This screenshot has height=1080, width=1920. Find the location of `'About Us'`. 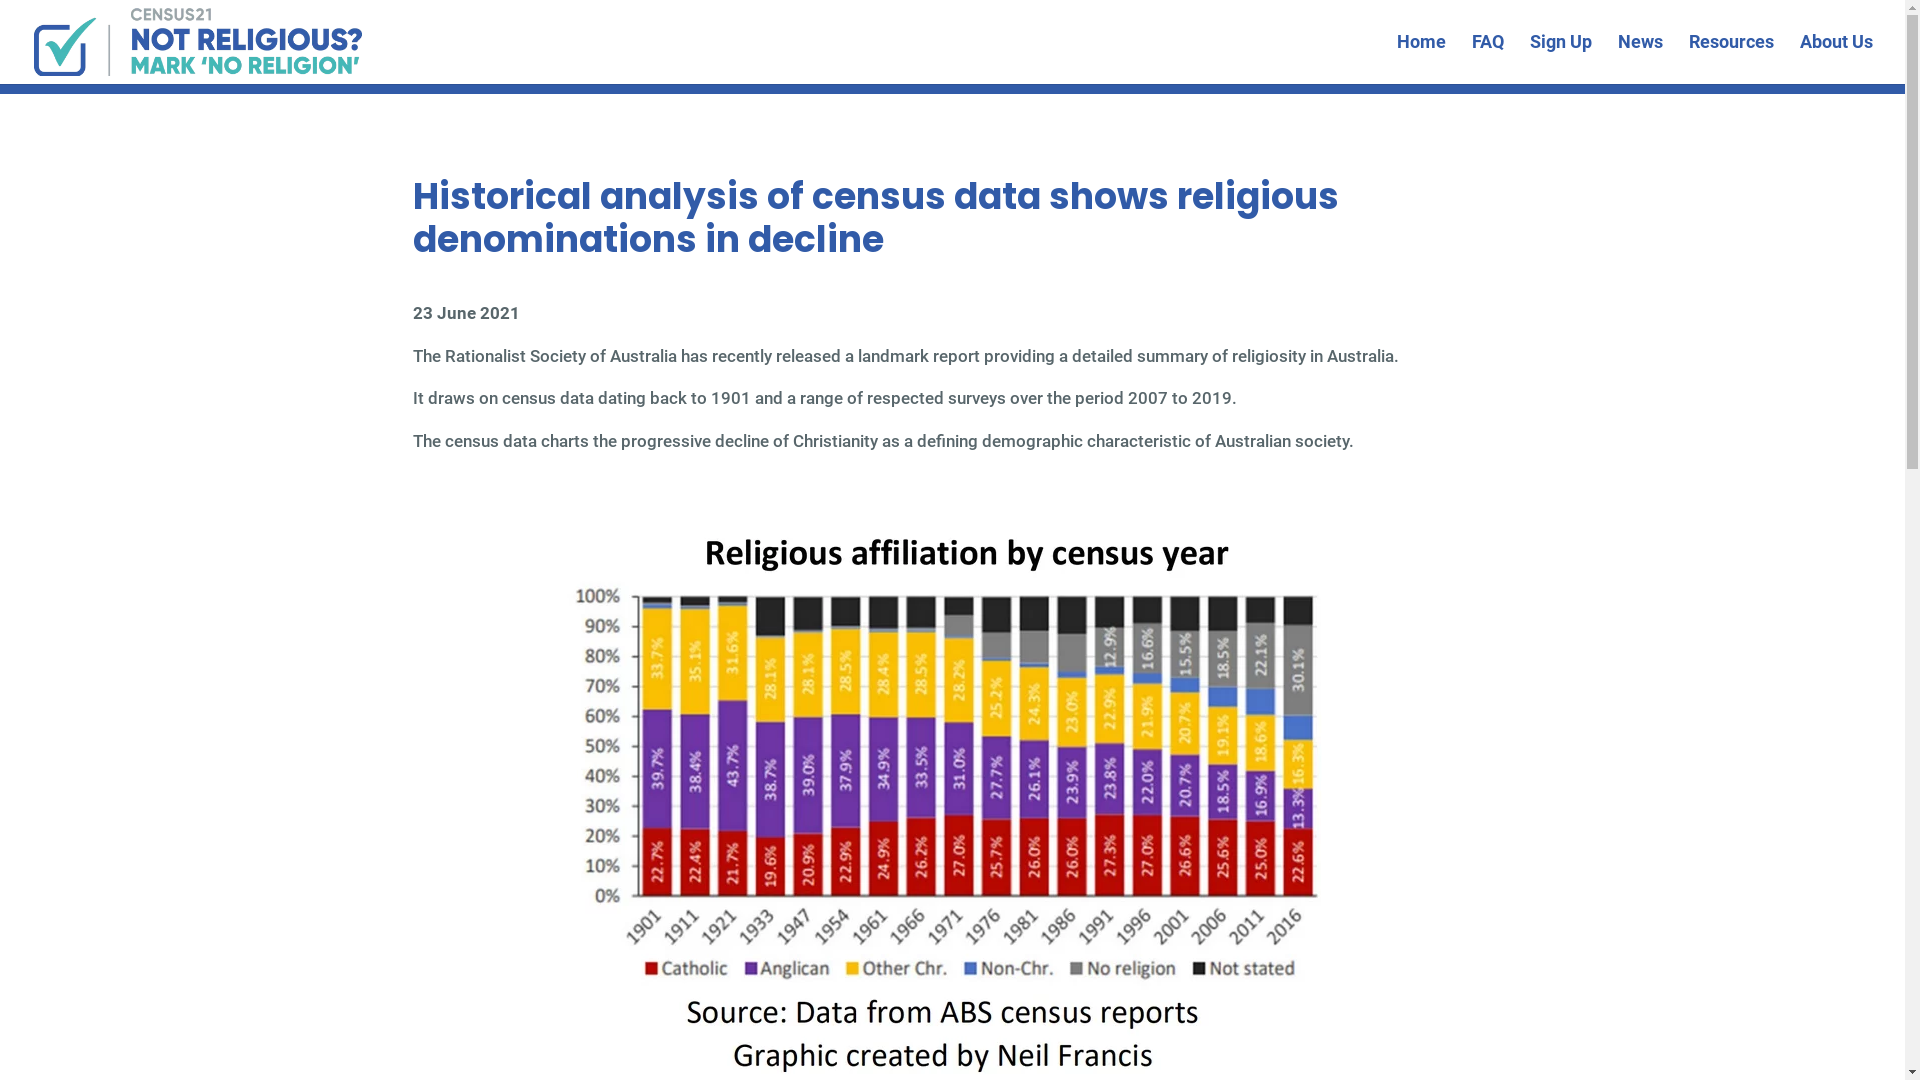

'About Us' is located at coordinates (1836, 58).